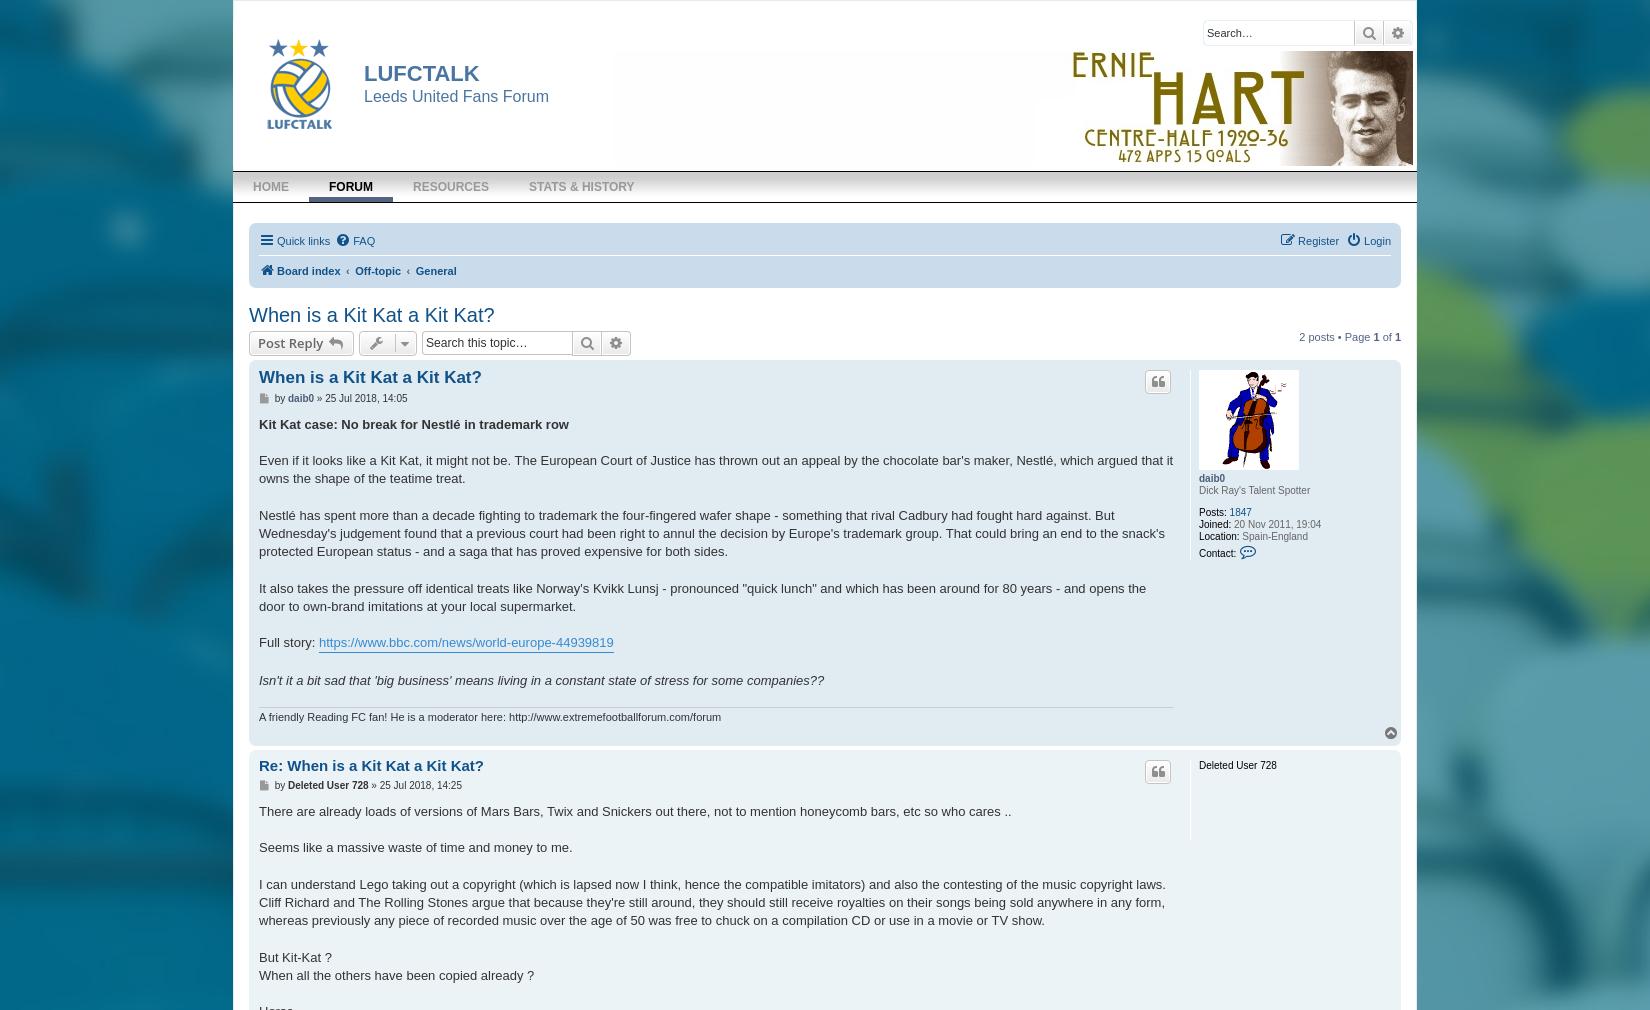  What do you see at coordinates (1271, 534) in the screenshot?
I see `'Spain-England'` at bounding box center [1271, 534].